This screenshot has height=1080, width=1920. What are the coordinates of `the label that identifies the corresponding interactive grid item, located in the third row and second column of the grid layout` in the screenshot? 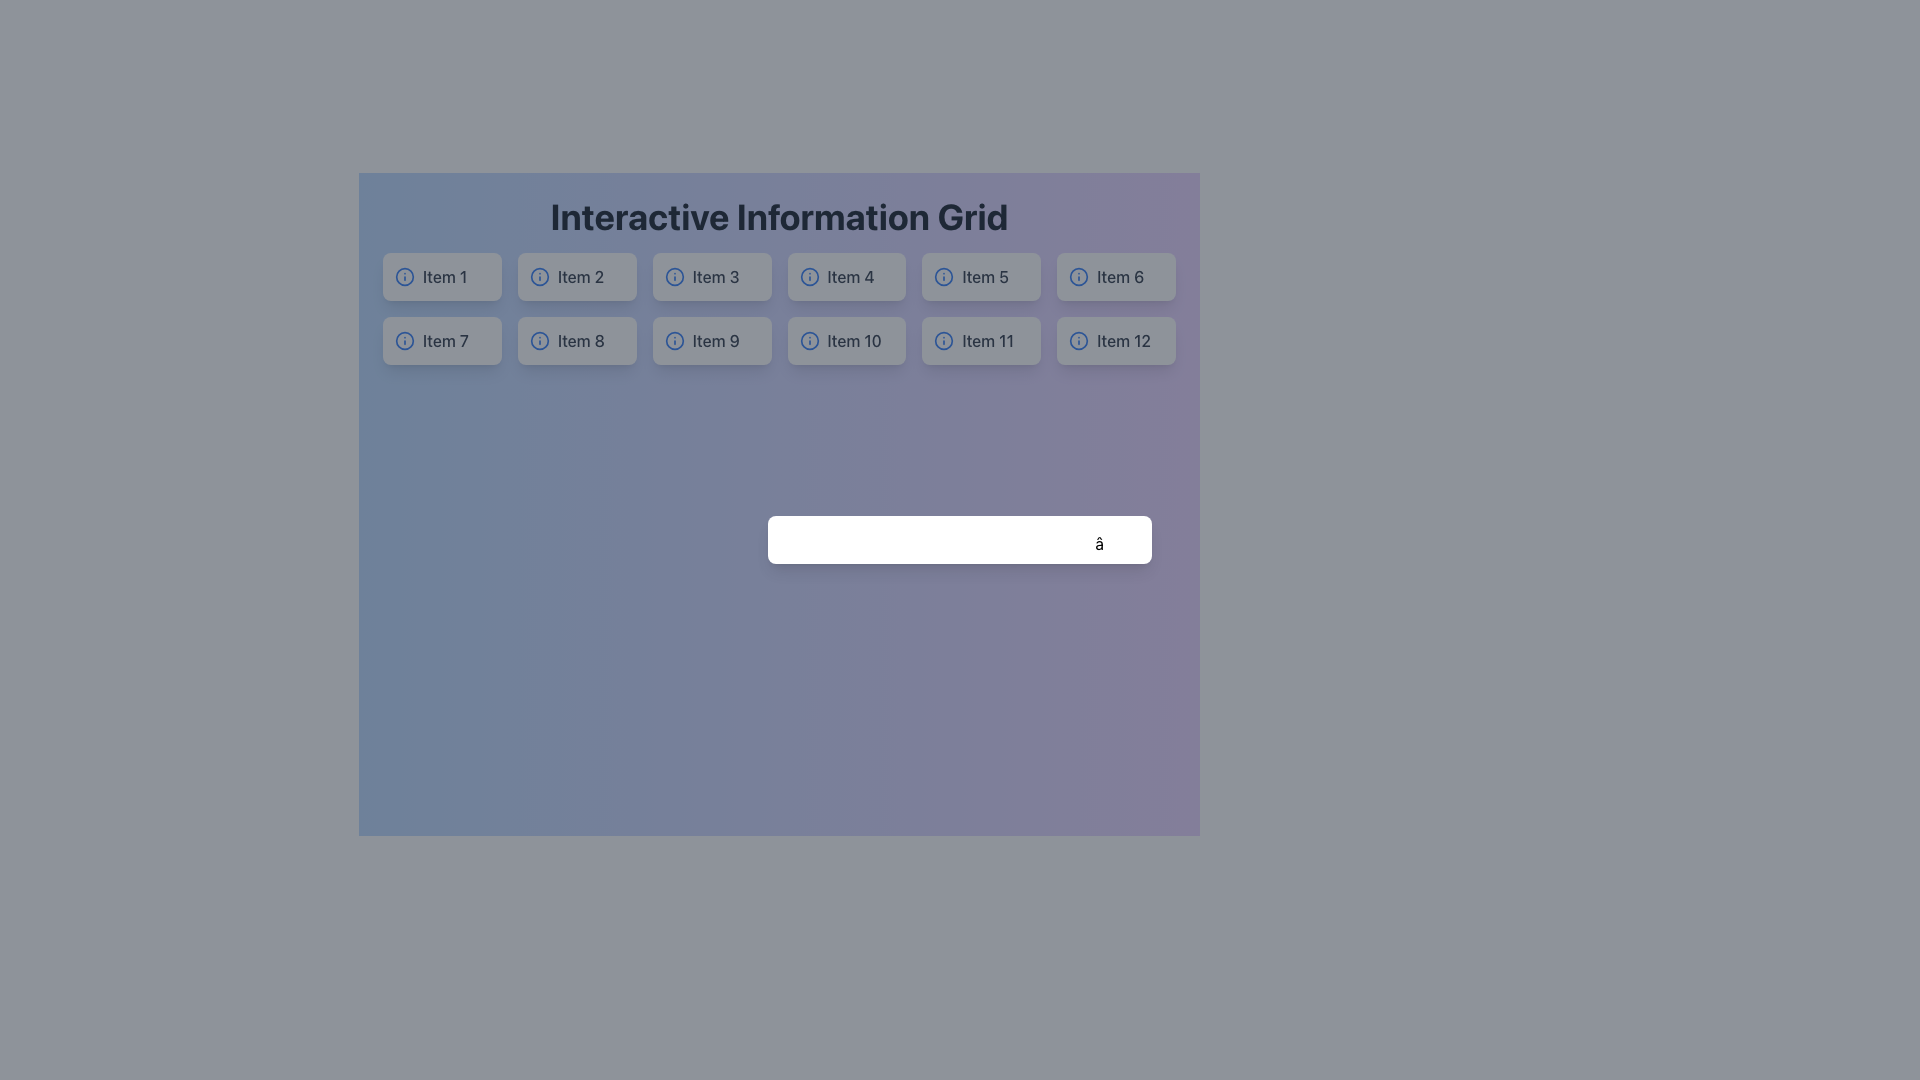 It's located at (854, 339).